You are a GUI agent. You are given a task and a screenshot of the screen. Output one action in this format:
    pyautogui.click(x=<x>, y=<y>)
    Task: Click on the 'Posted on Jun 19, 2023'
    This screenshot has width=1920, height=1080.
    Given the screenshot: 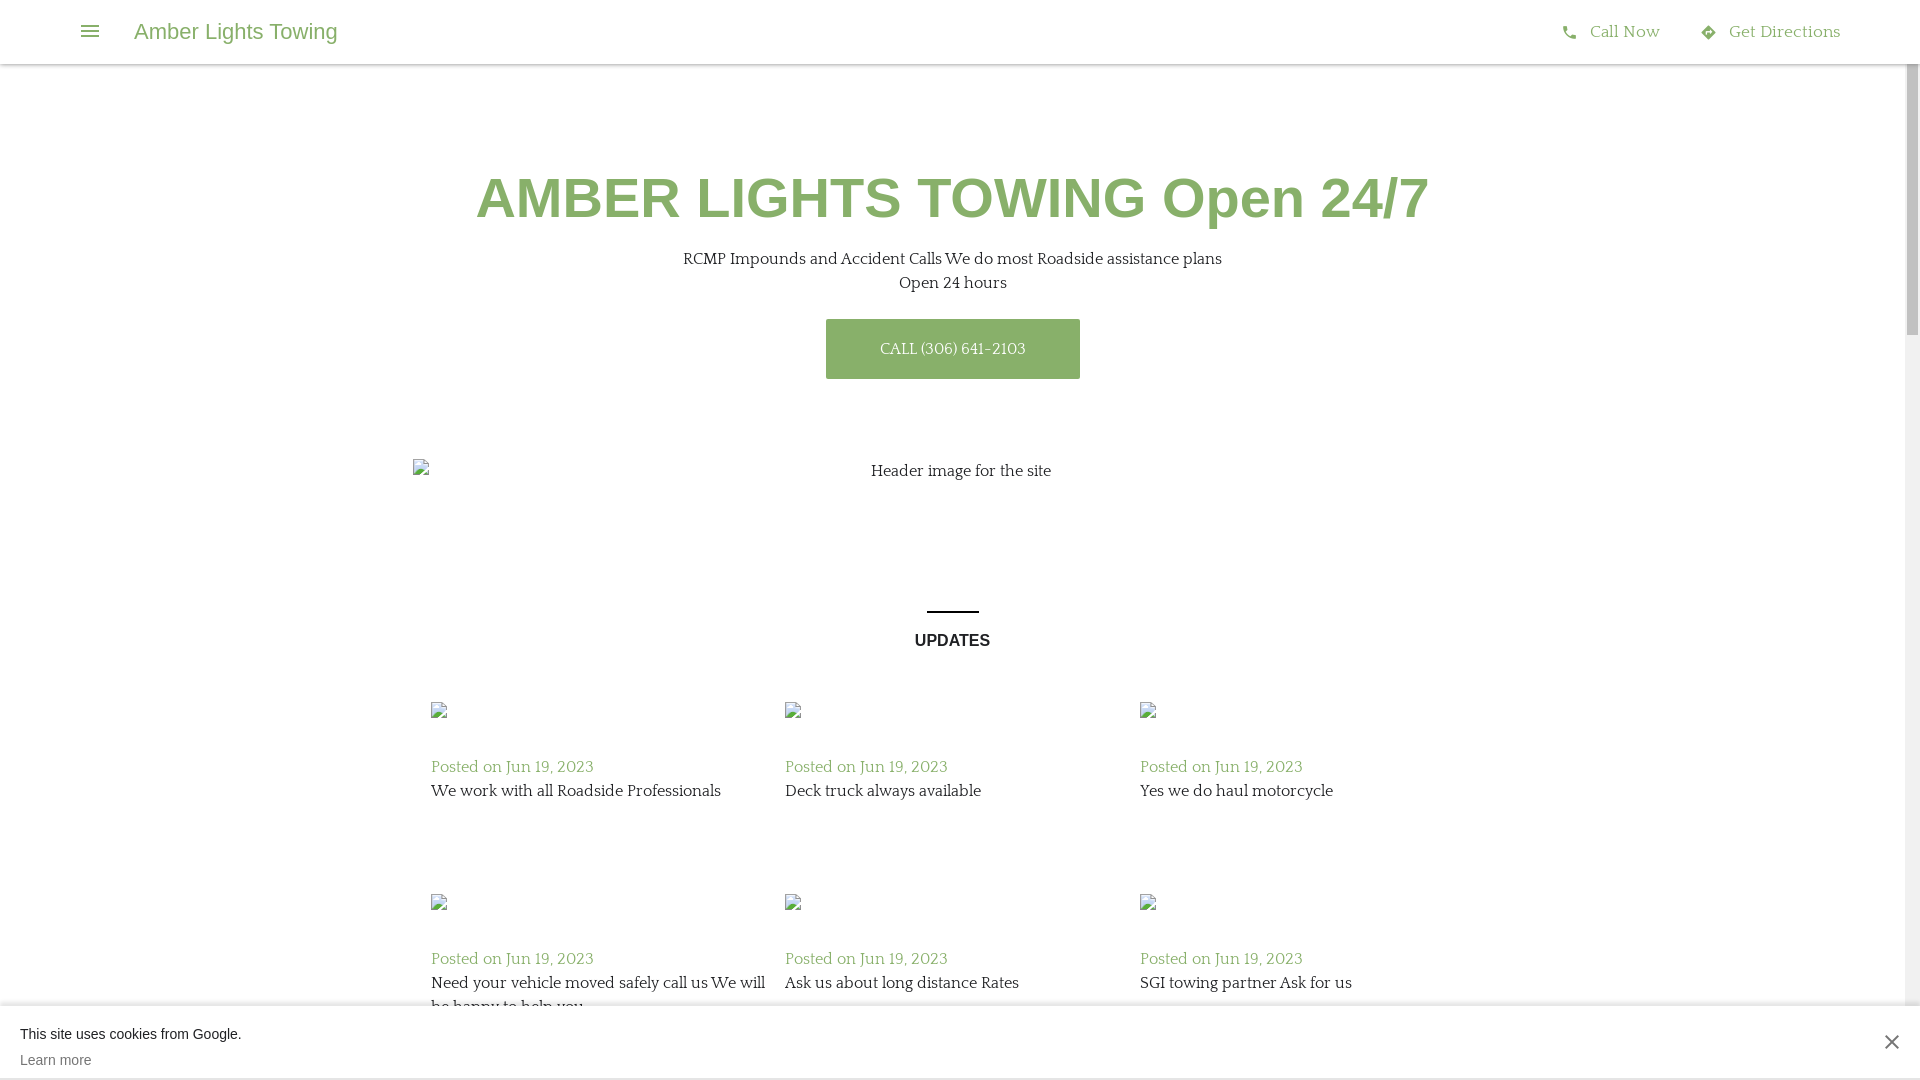 What is the action you would take?
    pyautogui.click(x=511, y=958)
    